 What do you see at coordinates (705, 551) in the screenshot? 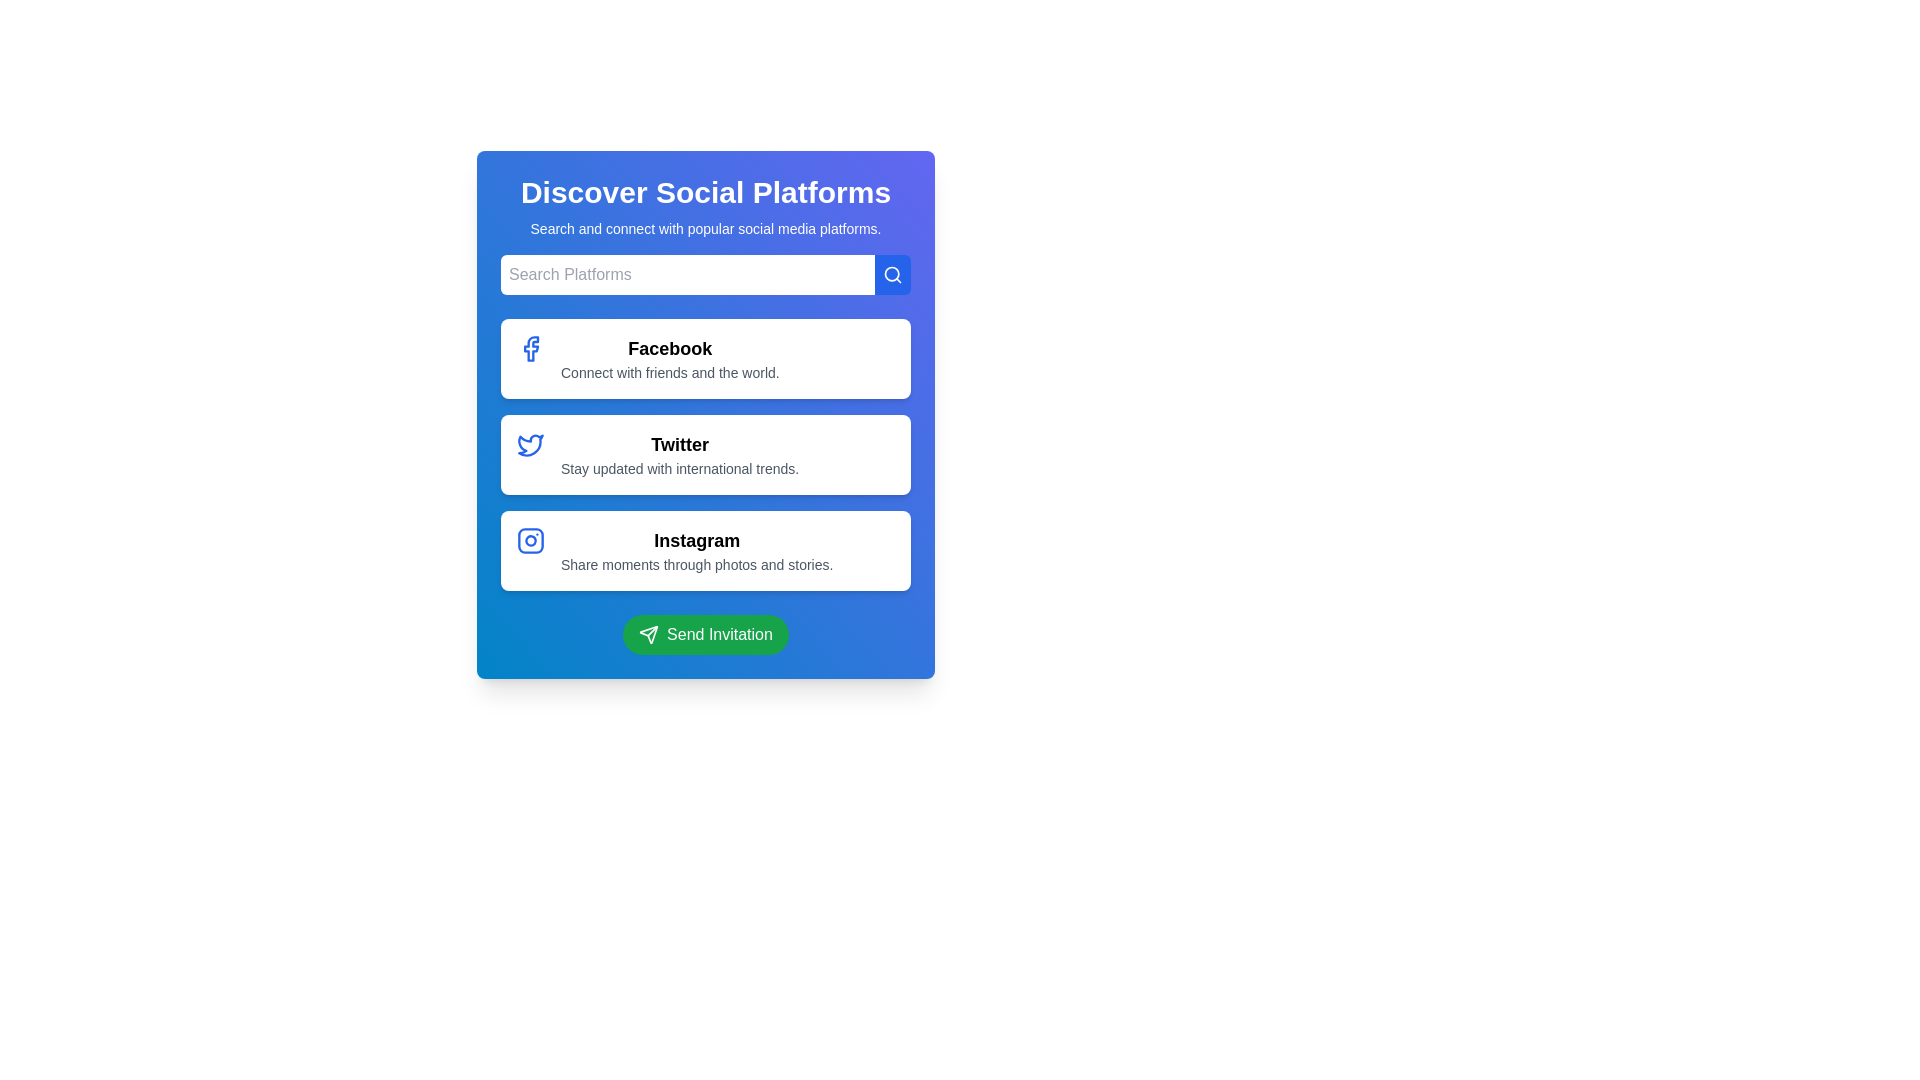
I see `the third informational card about Instagram, which is centrally located in a vertical list of similar cards that includes Facebook and Twitter` at bounding box center [705, 551].